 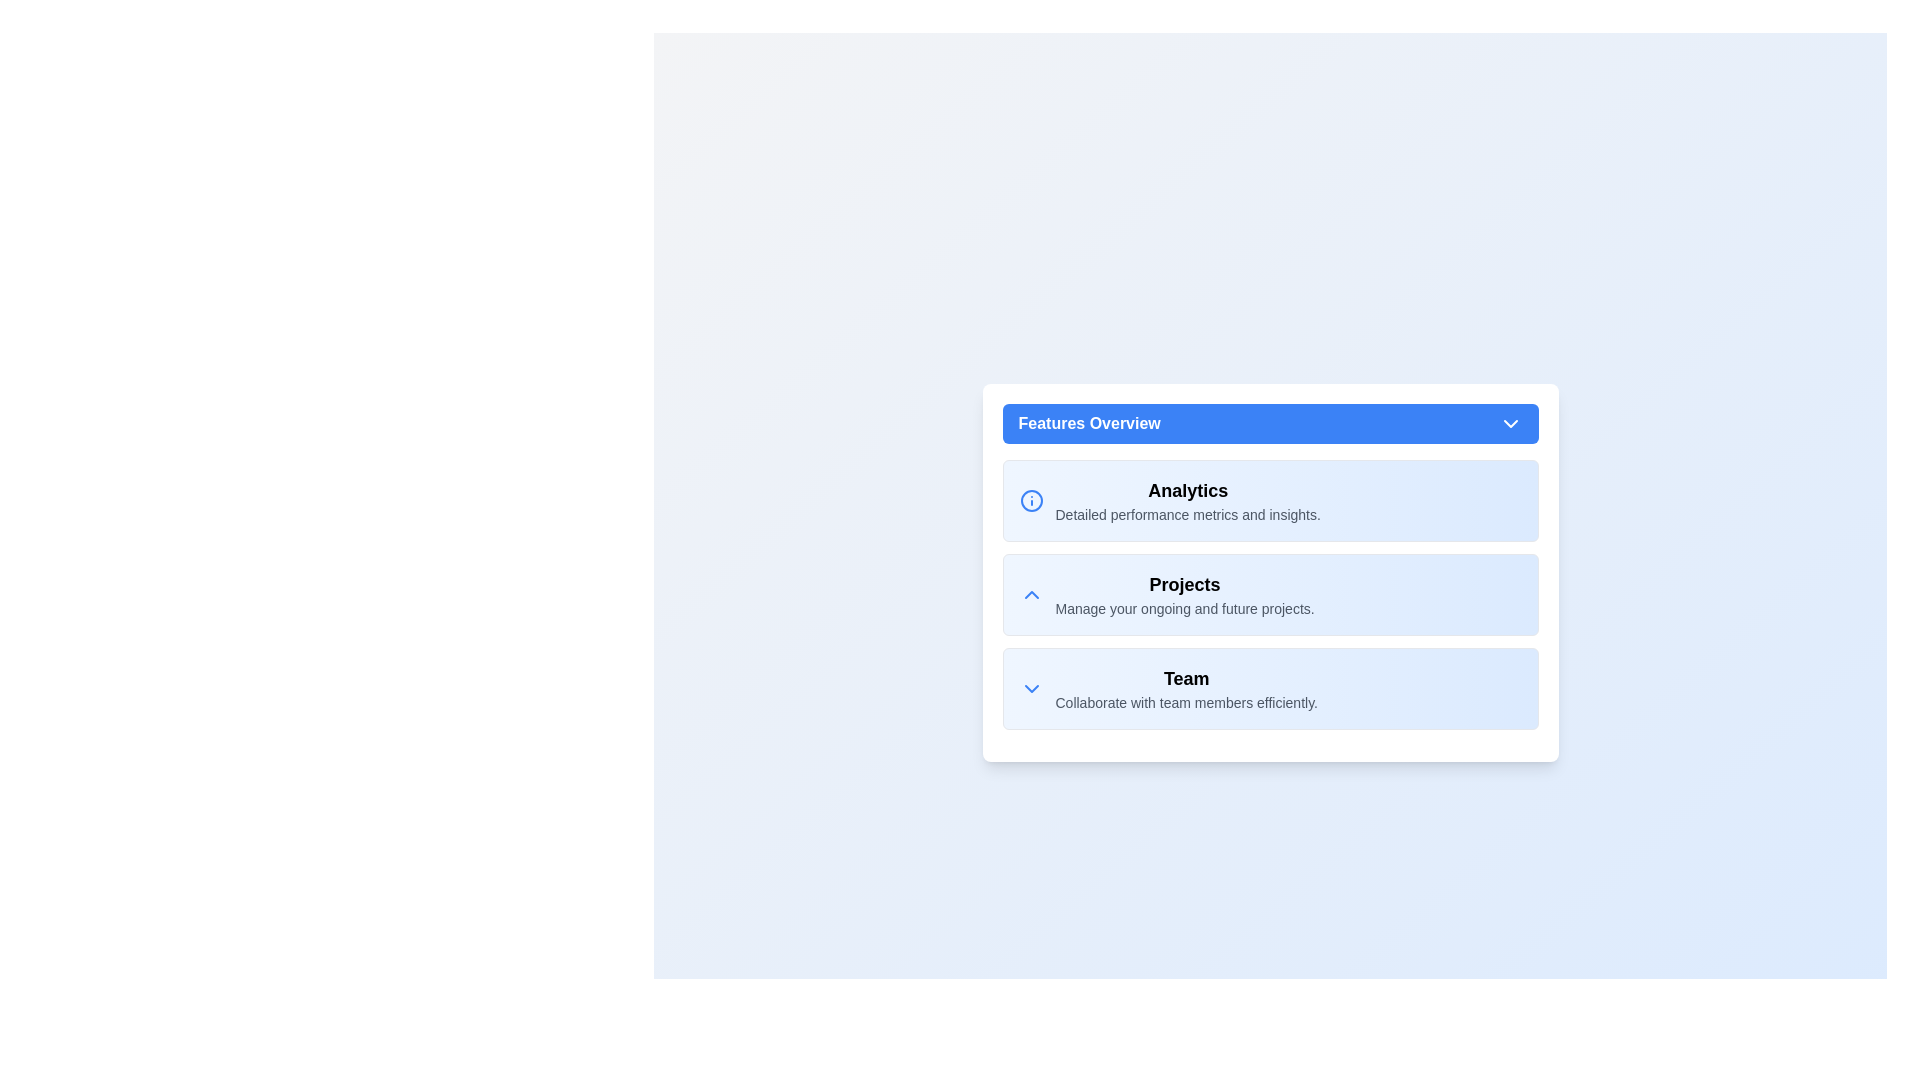 I want to click on descriptive text located underneath the 'Projects' title, which elaborates on the purpose and scope of the section, so click(x=1185, y=608).